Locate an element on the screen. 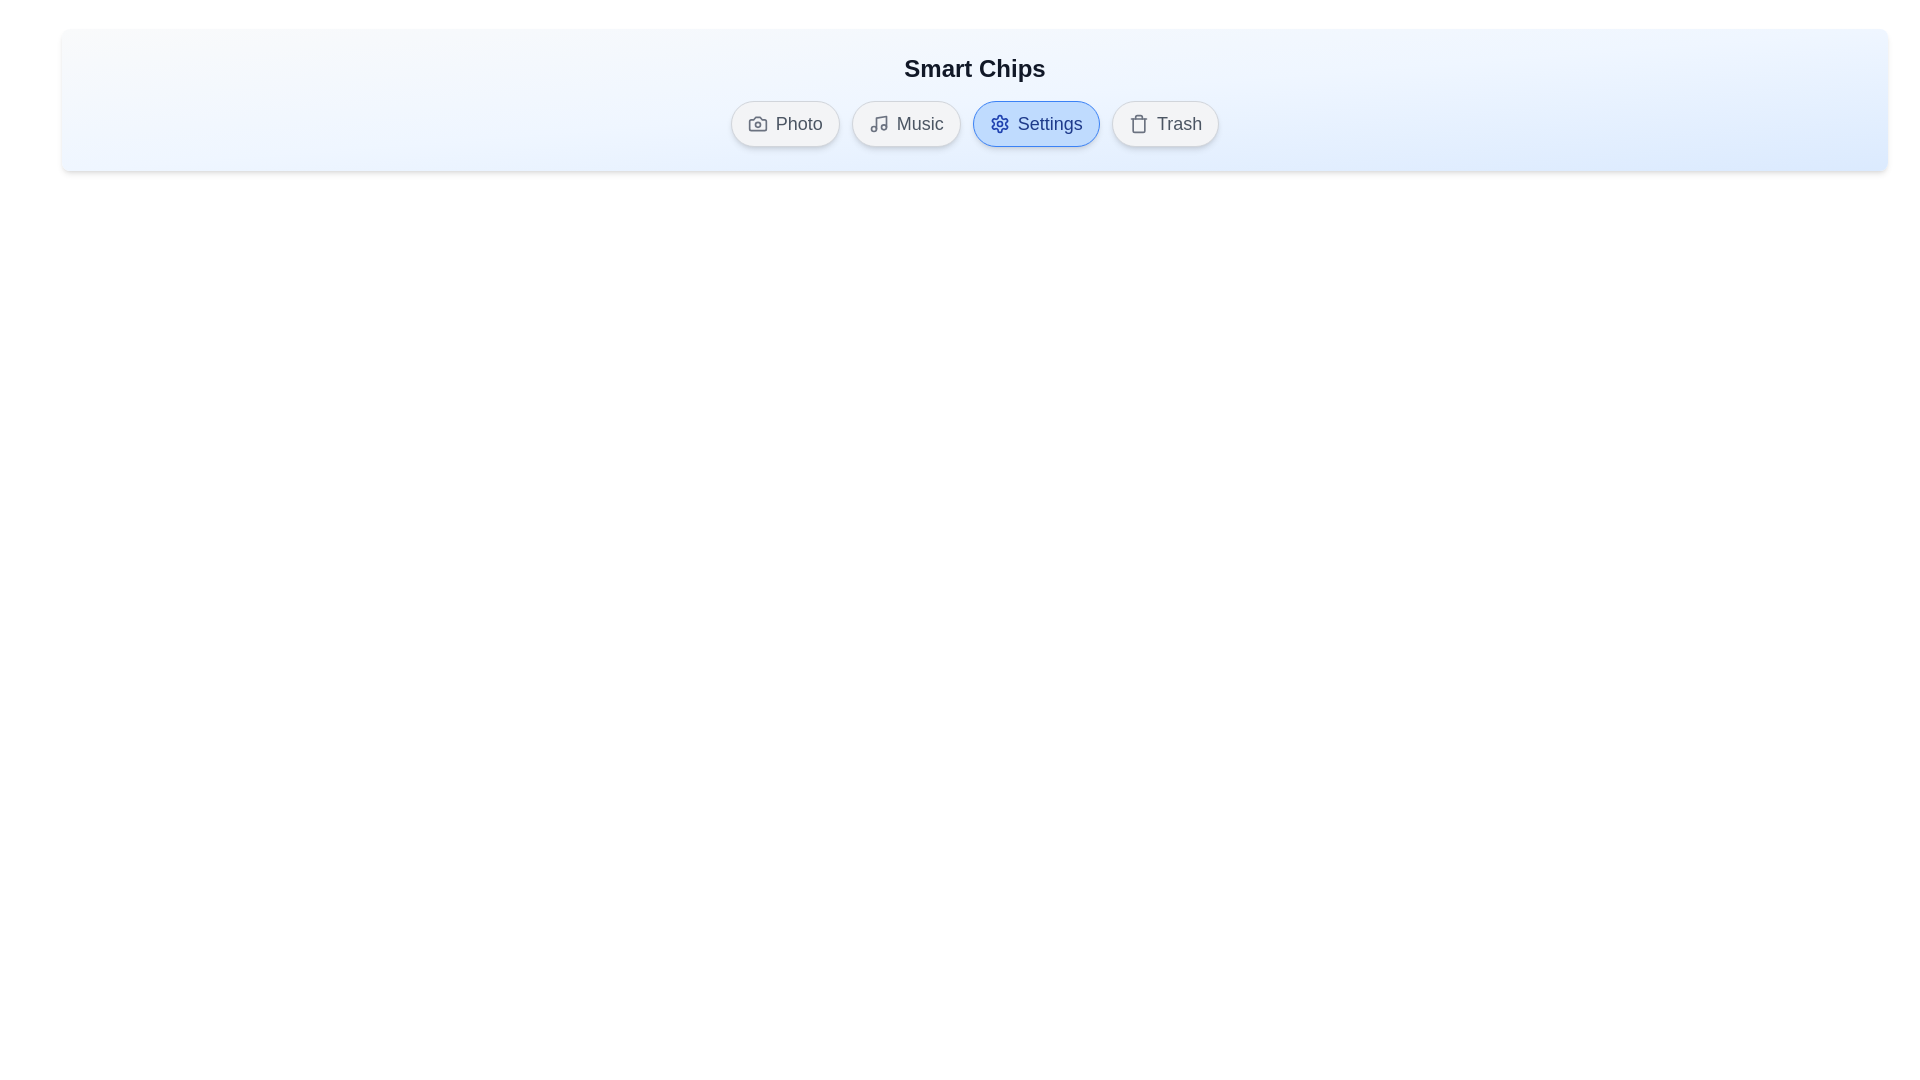 This screenshot has width=1920, height=1080. the chip labeled 'Settings' to observe its hover effect is located at coordinates (1036, 123).